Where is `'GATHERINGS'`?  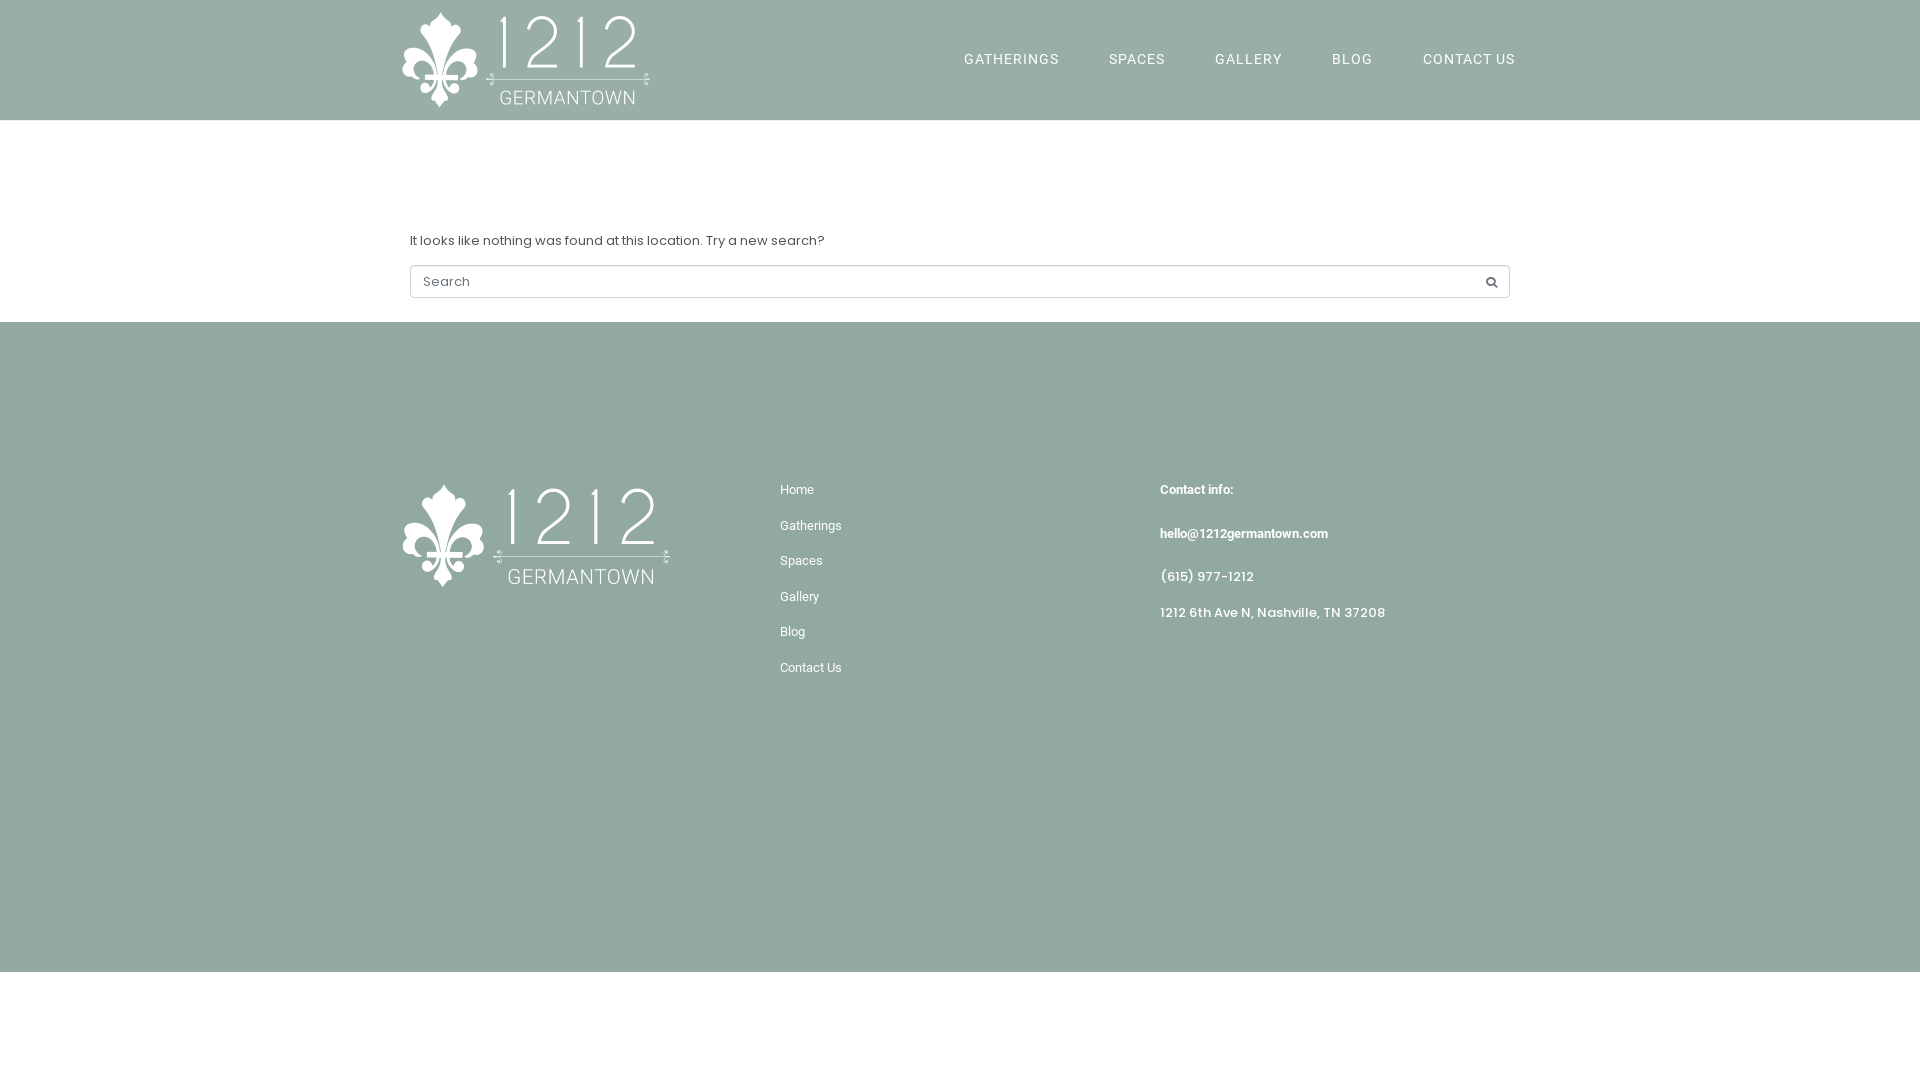 'GATHERINGS' is located at coordinates (1011, 59).